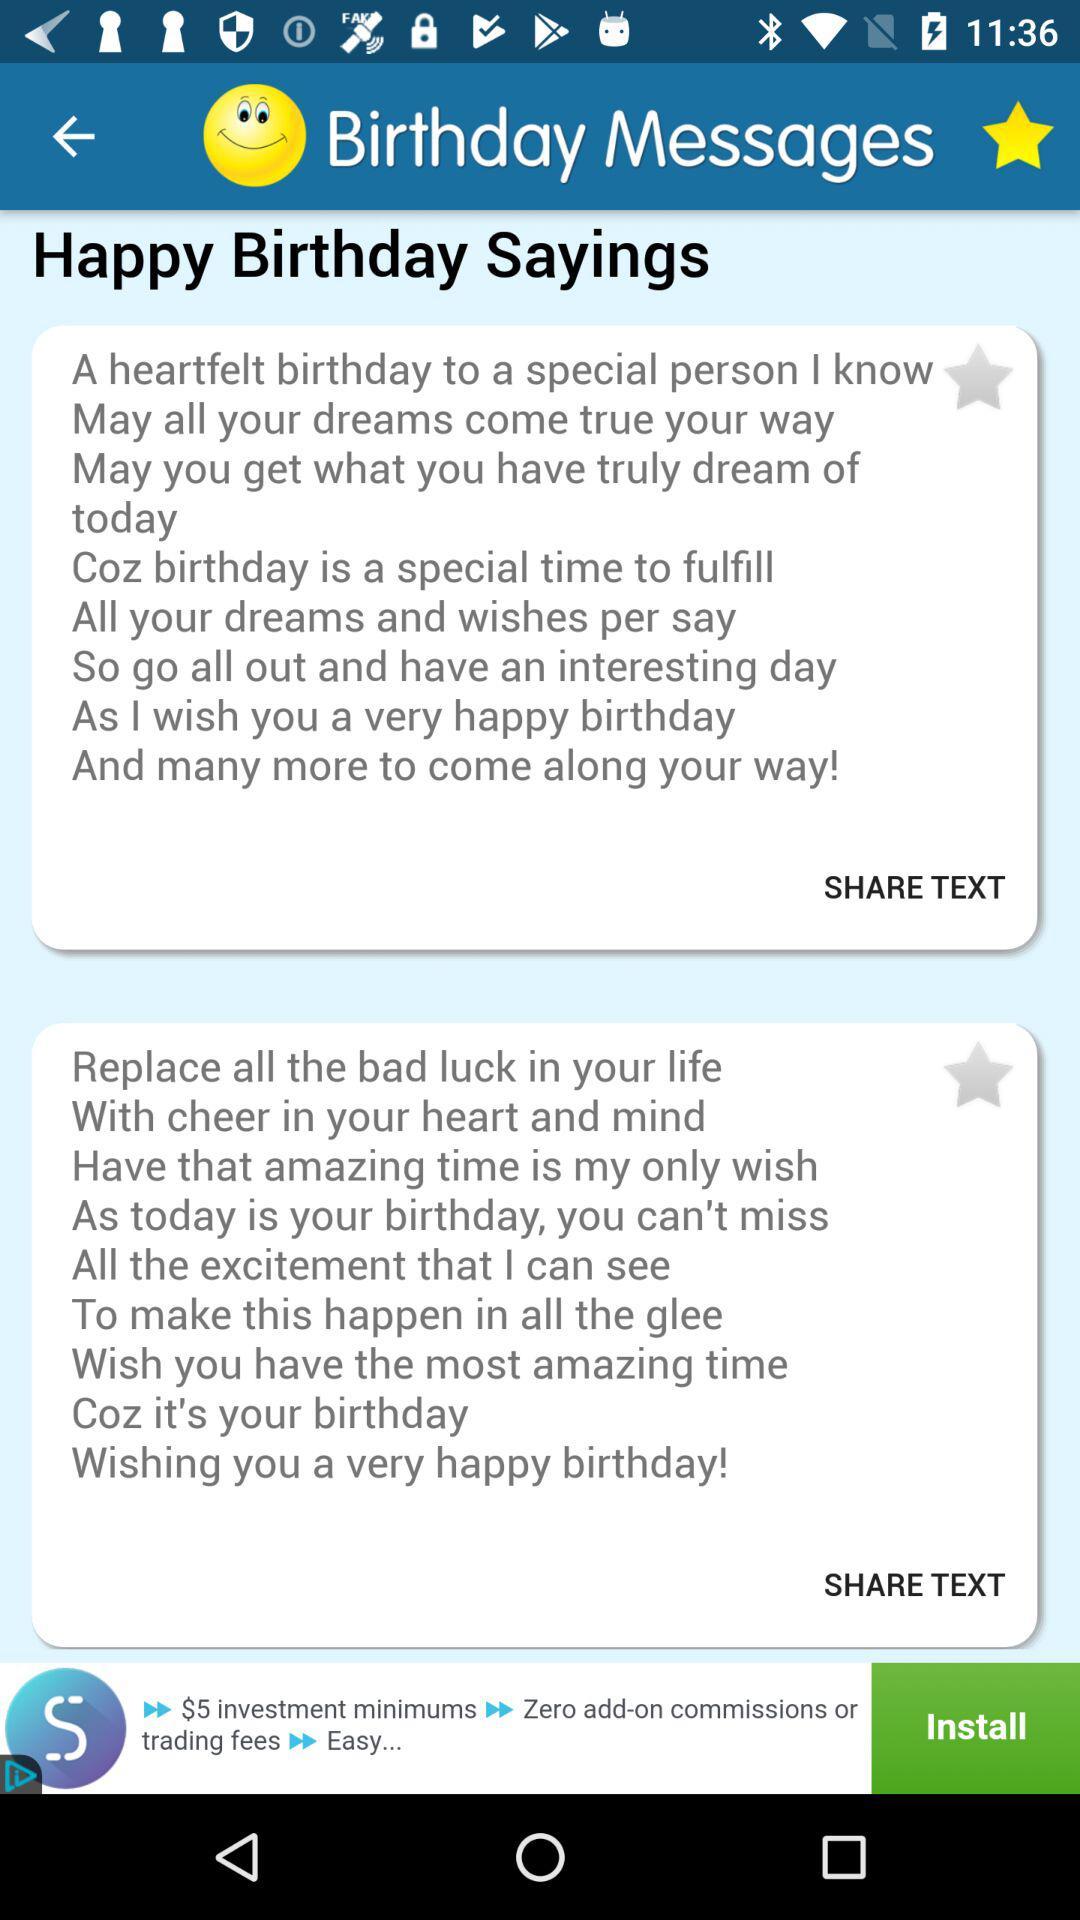 This screenshot has height=1920, width=1080. I want to click on to my favorites bar, so click(975, 378).